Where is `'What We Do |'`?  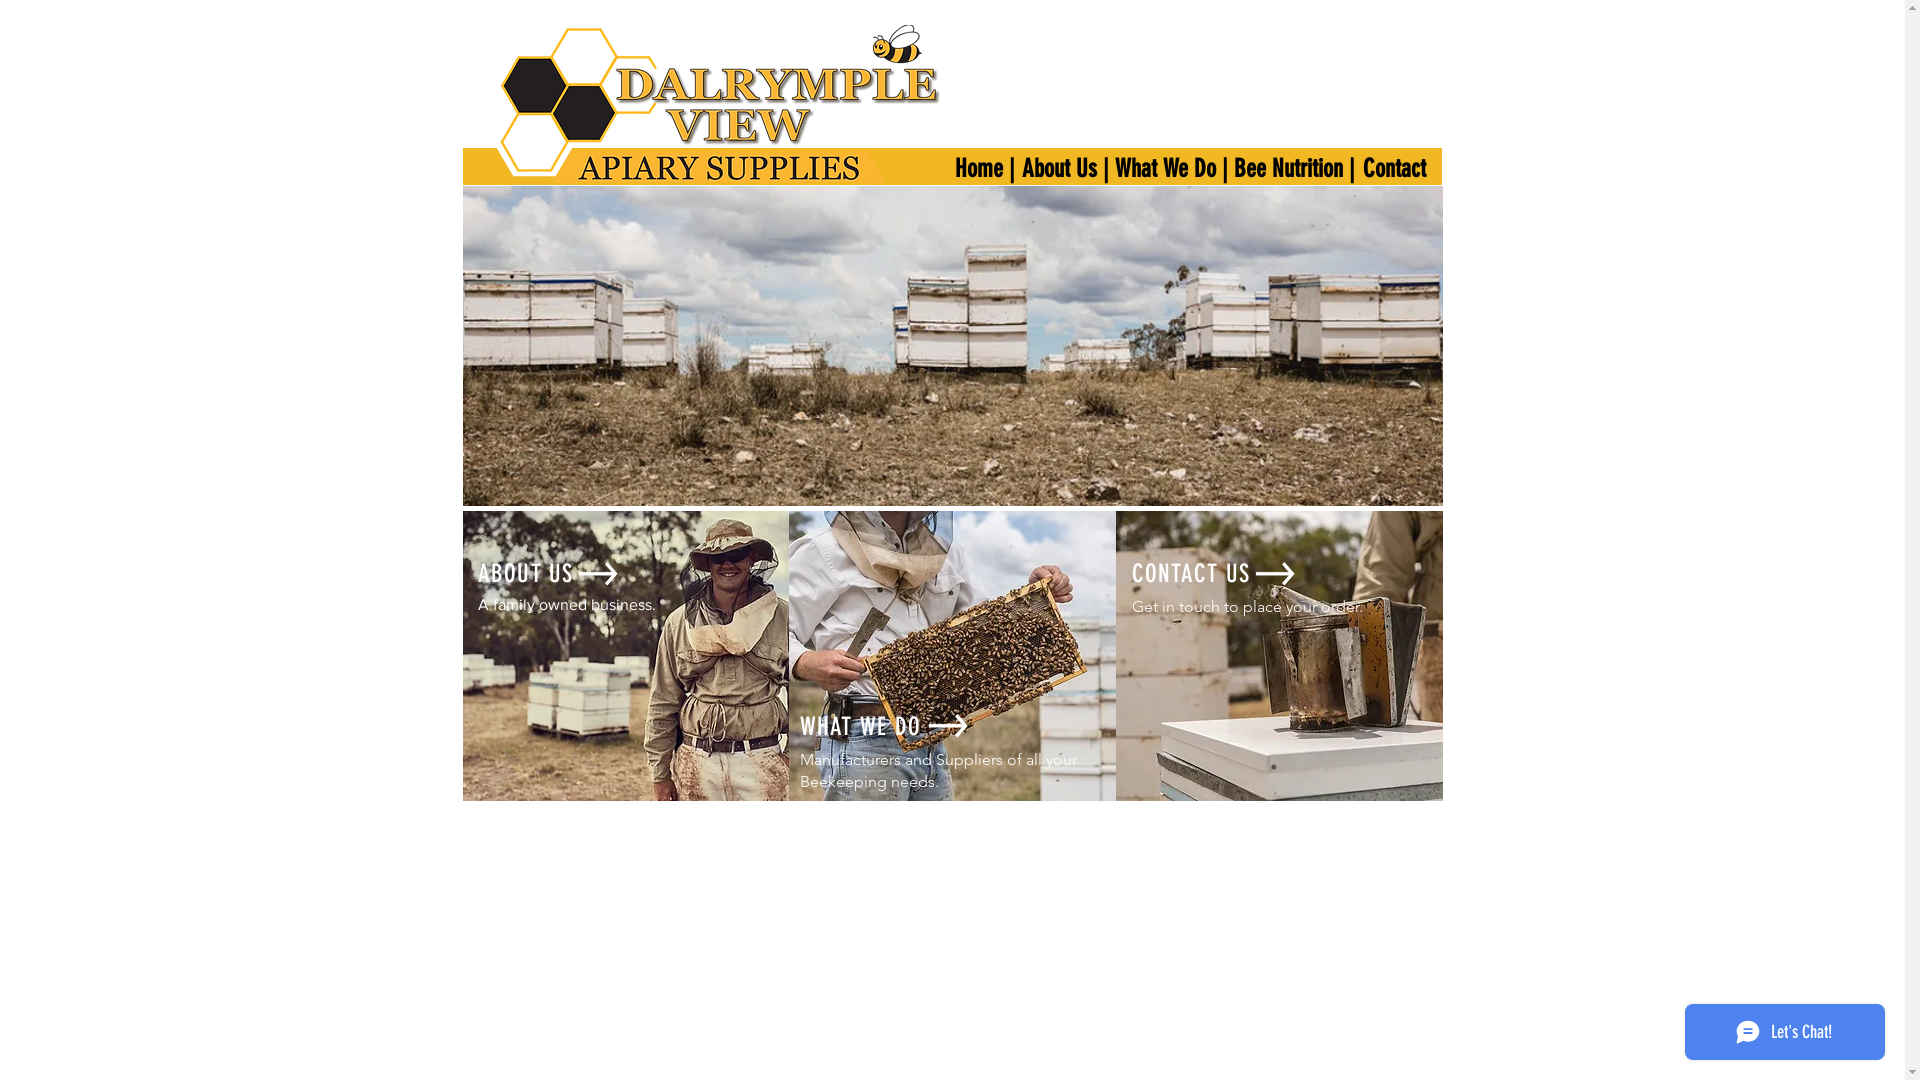 'What We Do |' is located at coordinates (1098, 167).